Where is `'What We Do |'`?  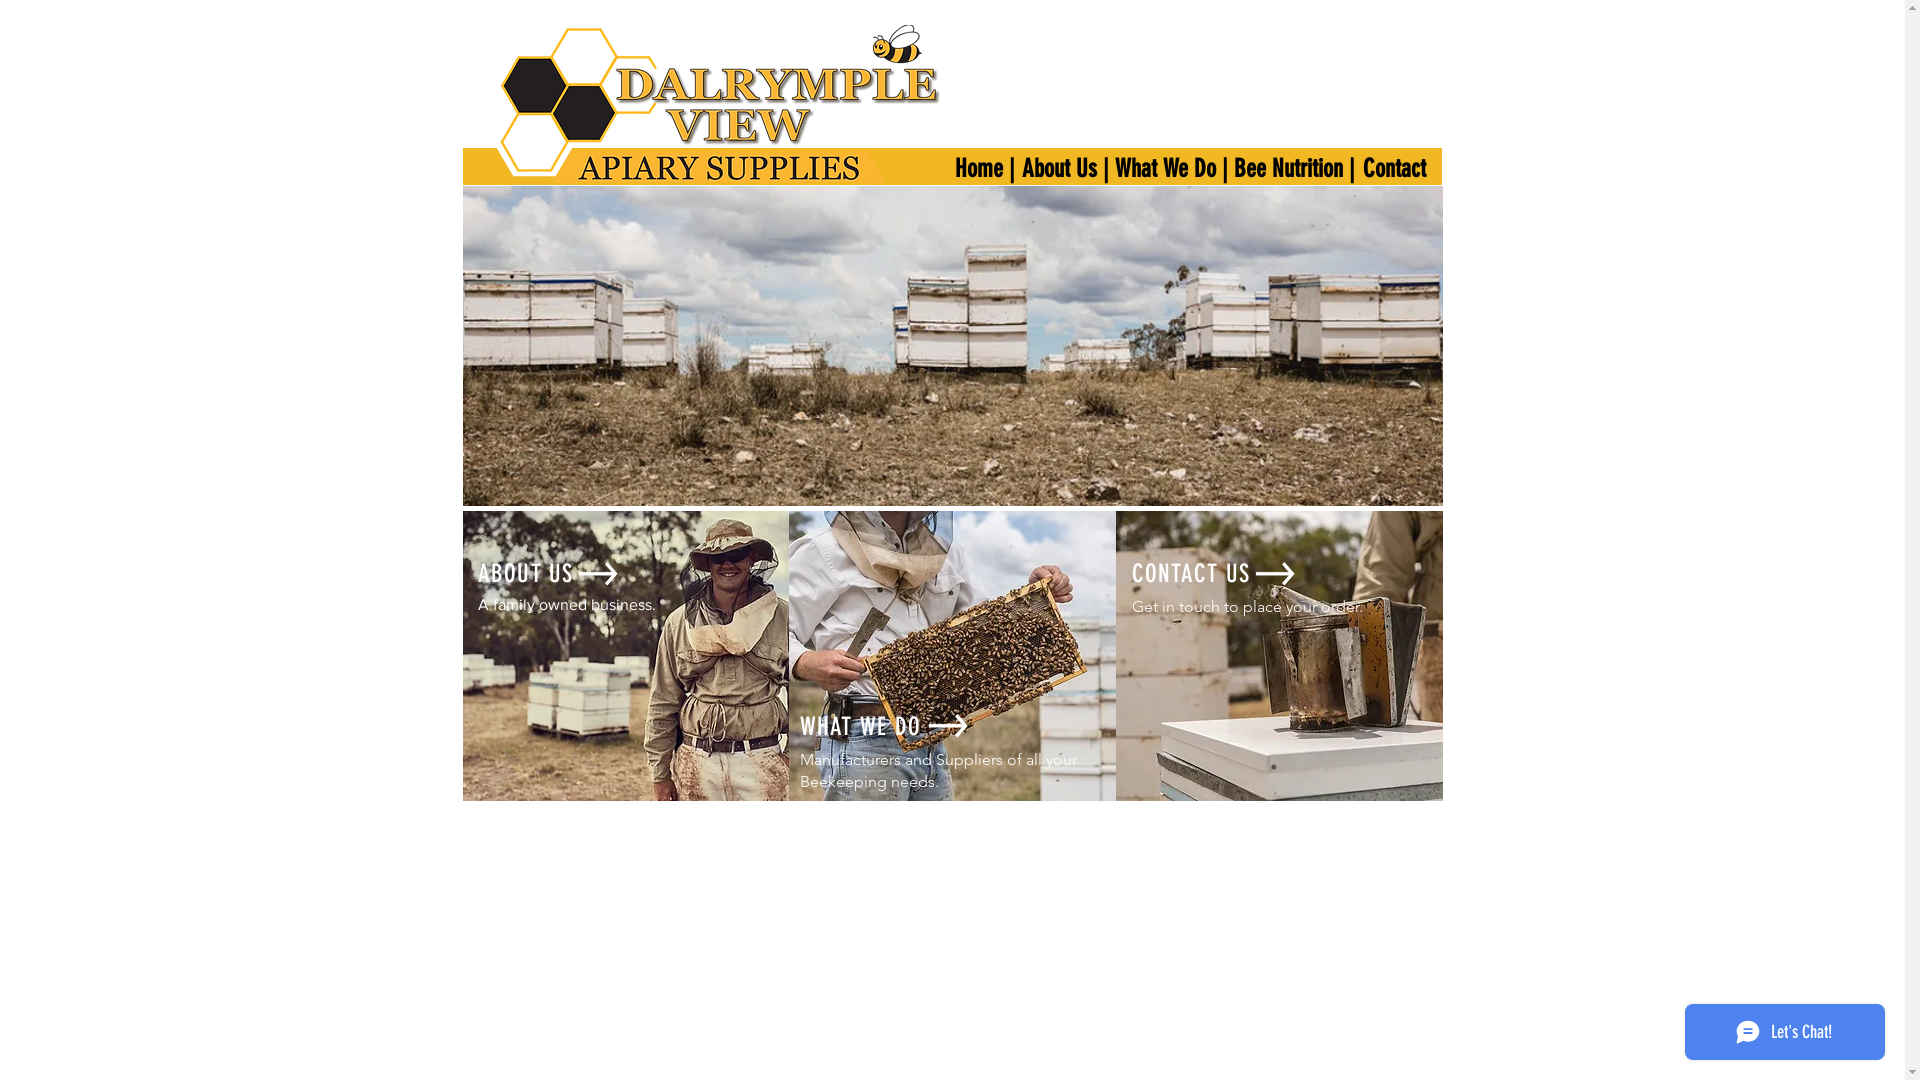 'What We Do |' is located at coordinates (1098, 167).